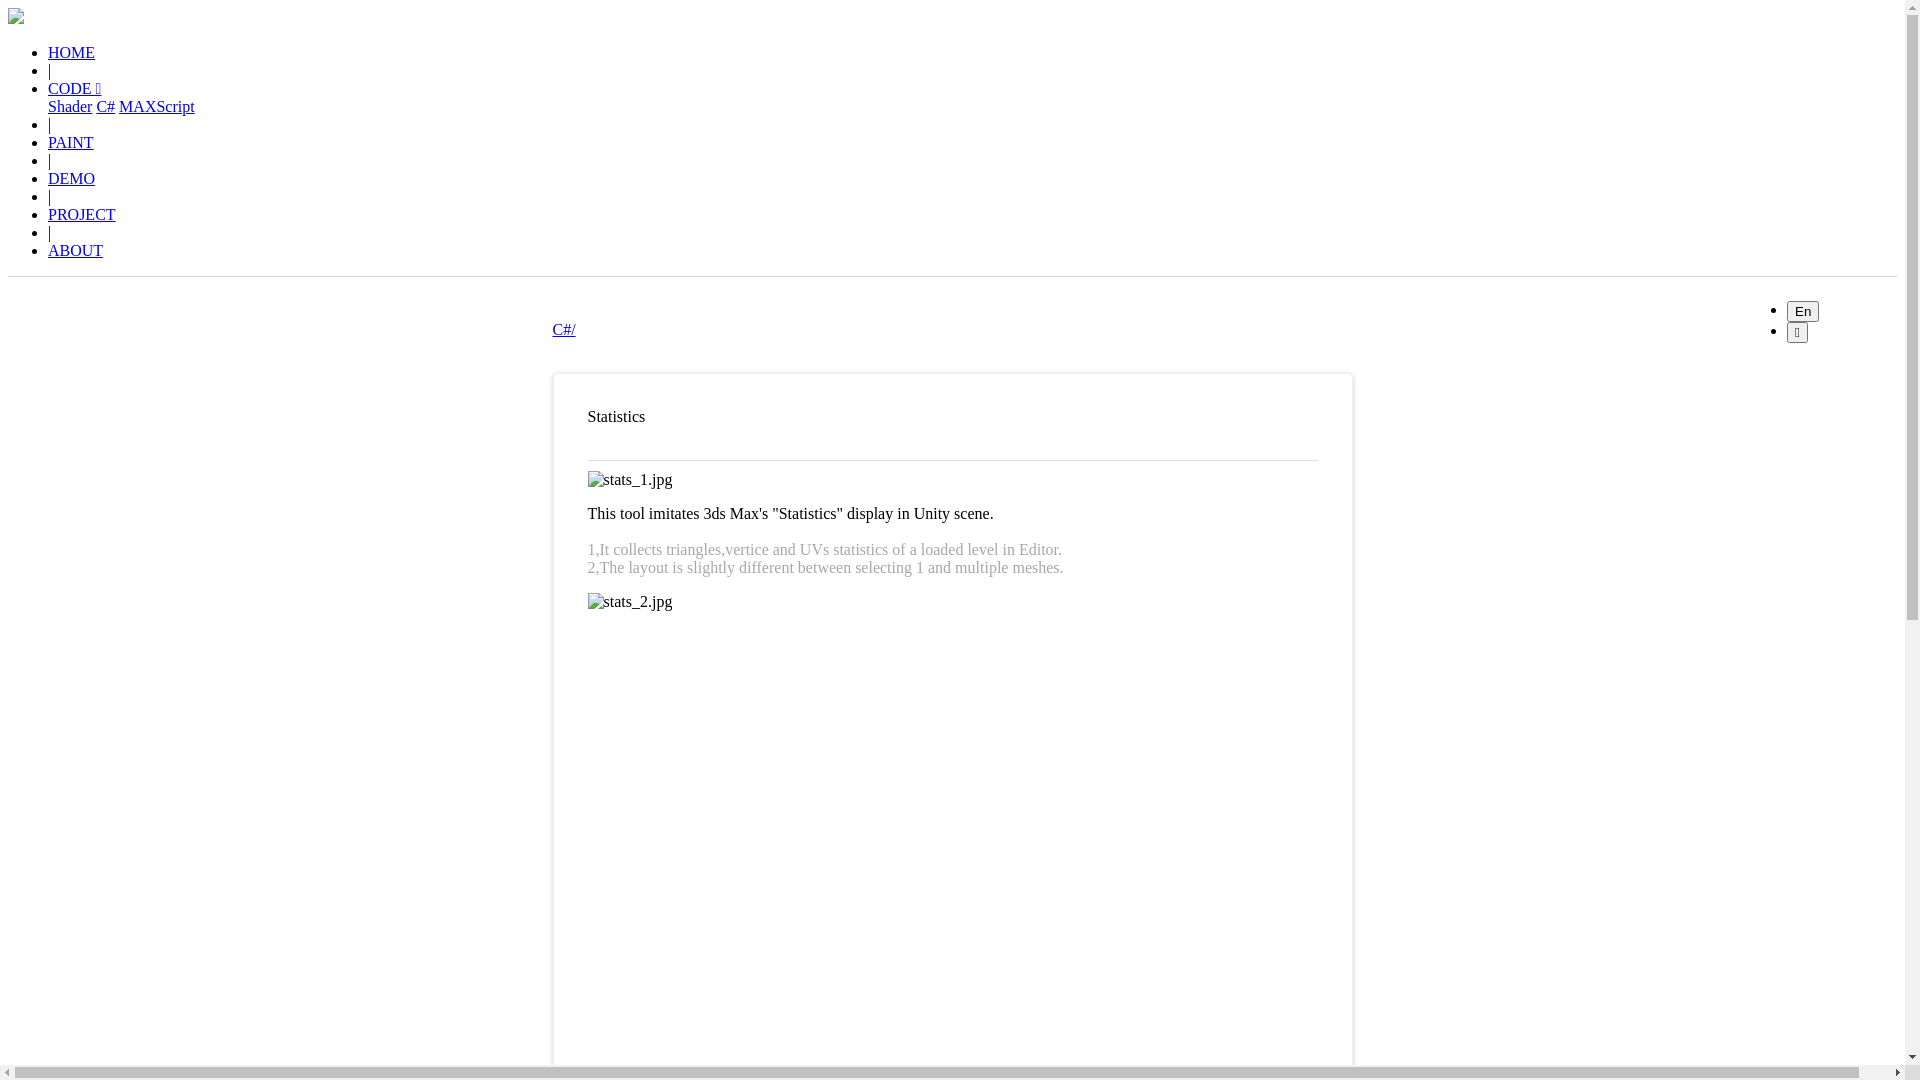 This screenshot has height=1080, width=1920. What do you see at coordinates (71, 141) in the screenshot?
I see `'PAINT'` at bounding box center [71, 141].